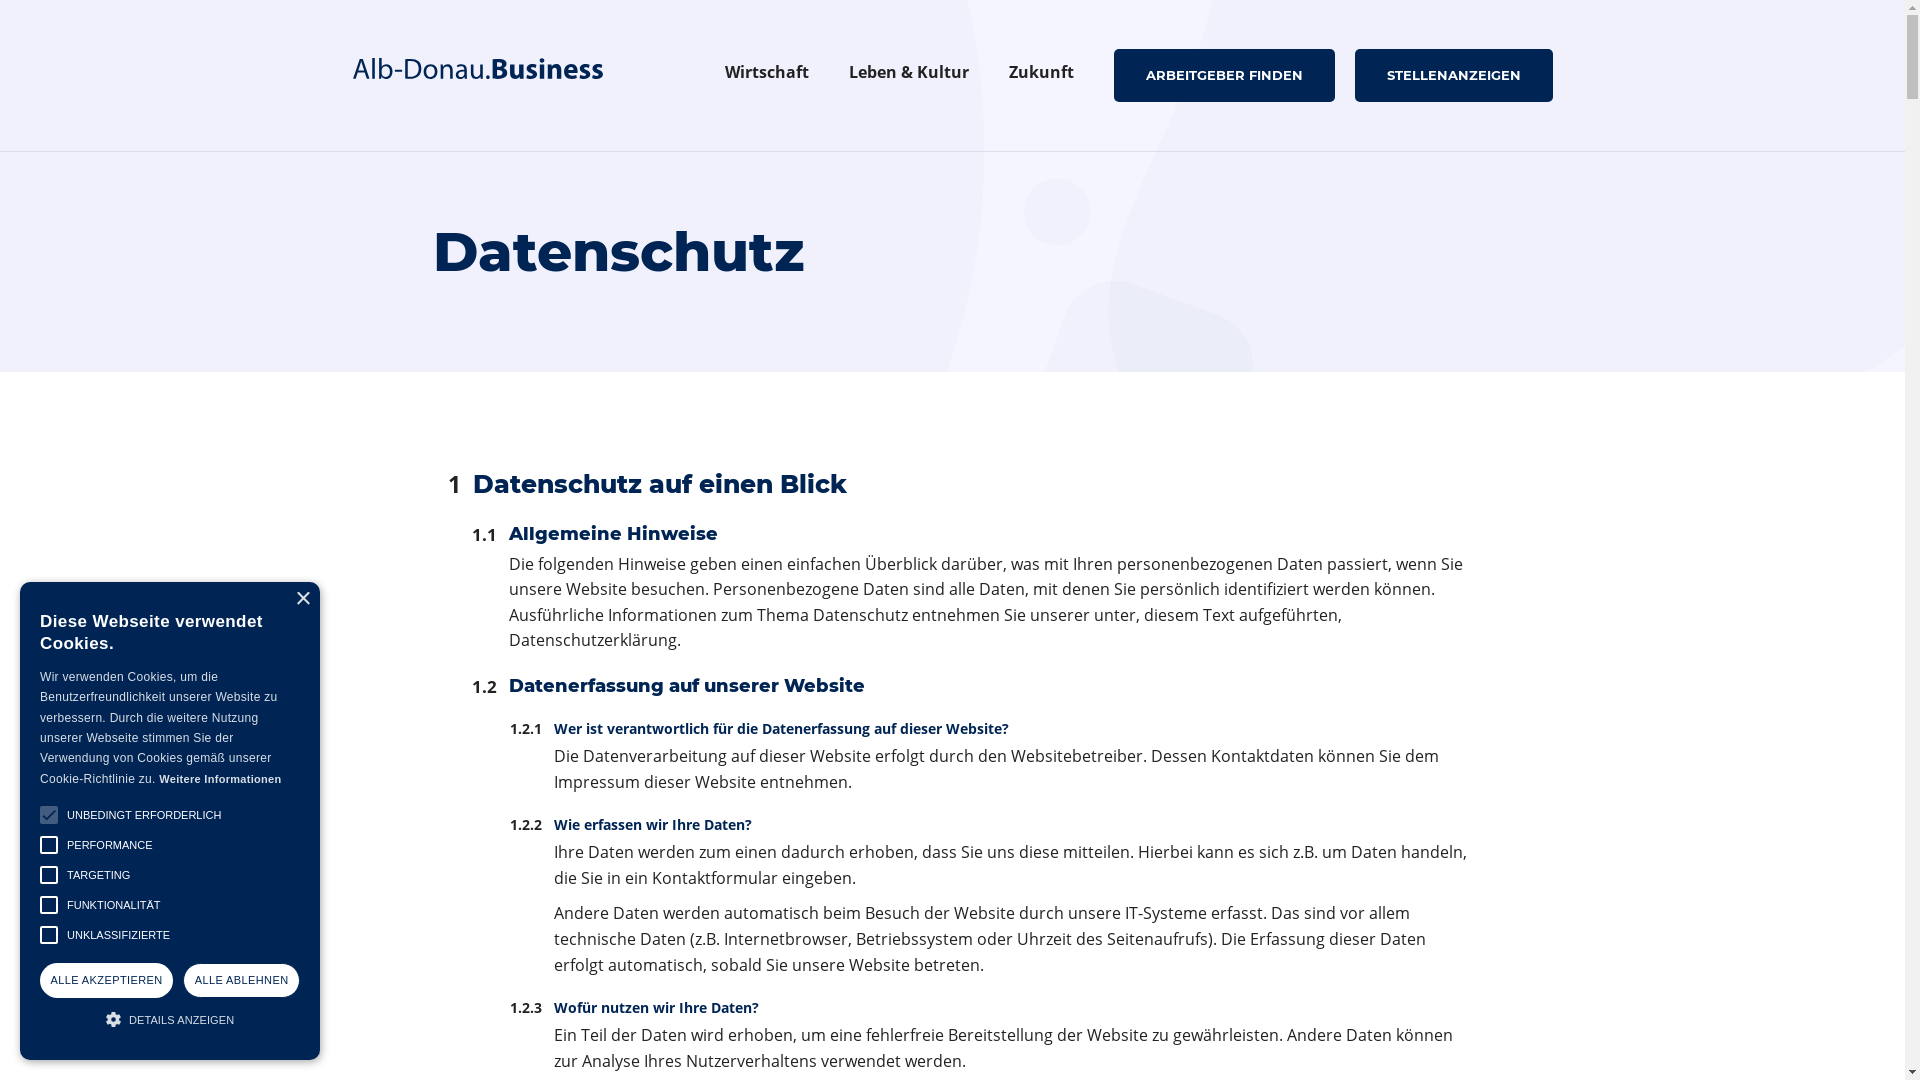 The width and height of the screenshot is (1920, 1080). What do you see at coordinates (828, 74) in the screenshot?
I see `'Leben & Kultur'` at bounding box center [828, 74].